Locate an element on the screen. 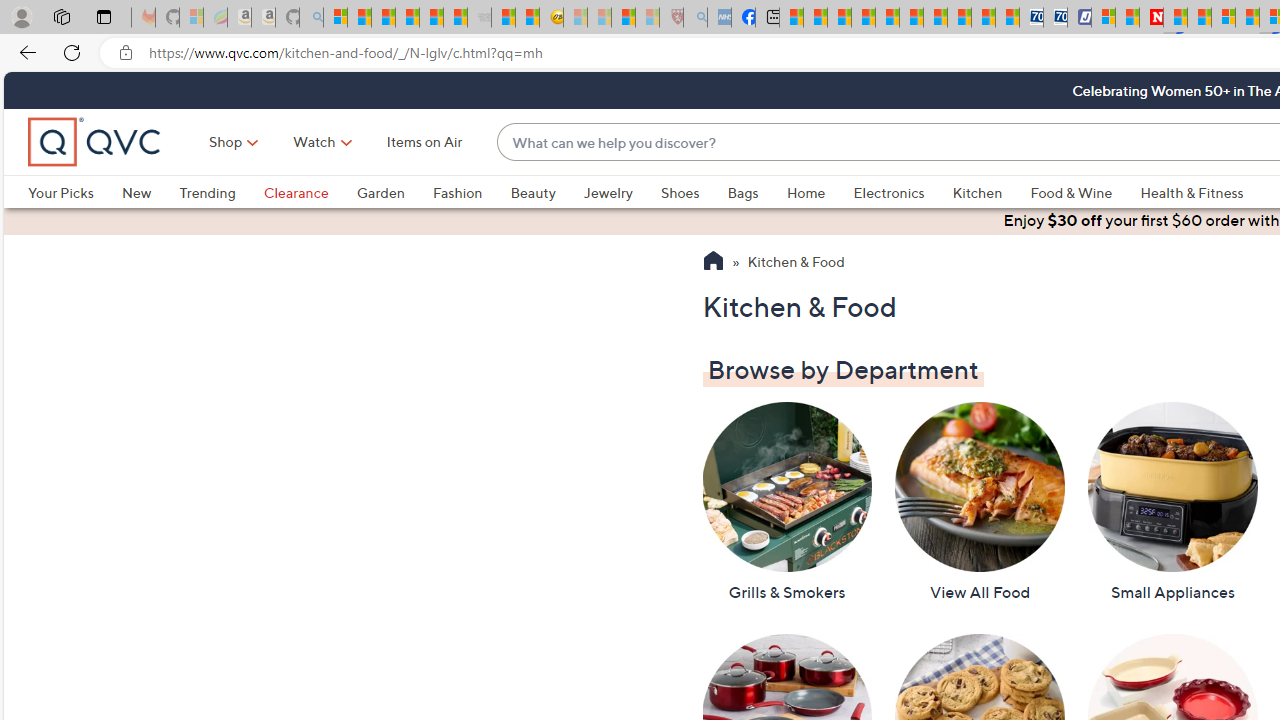 The height and width of the screenshot is (720, 1280). '12 Popular Science Lies that Must be Corrected - Sleeping' is located at coordinates (647, 17).